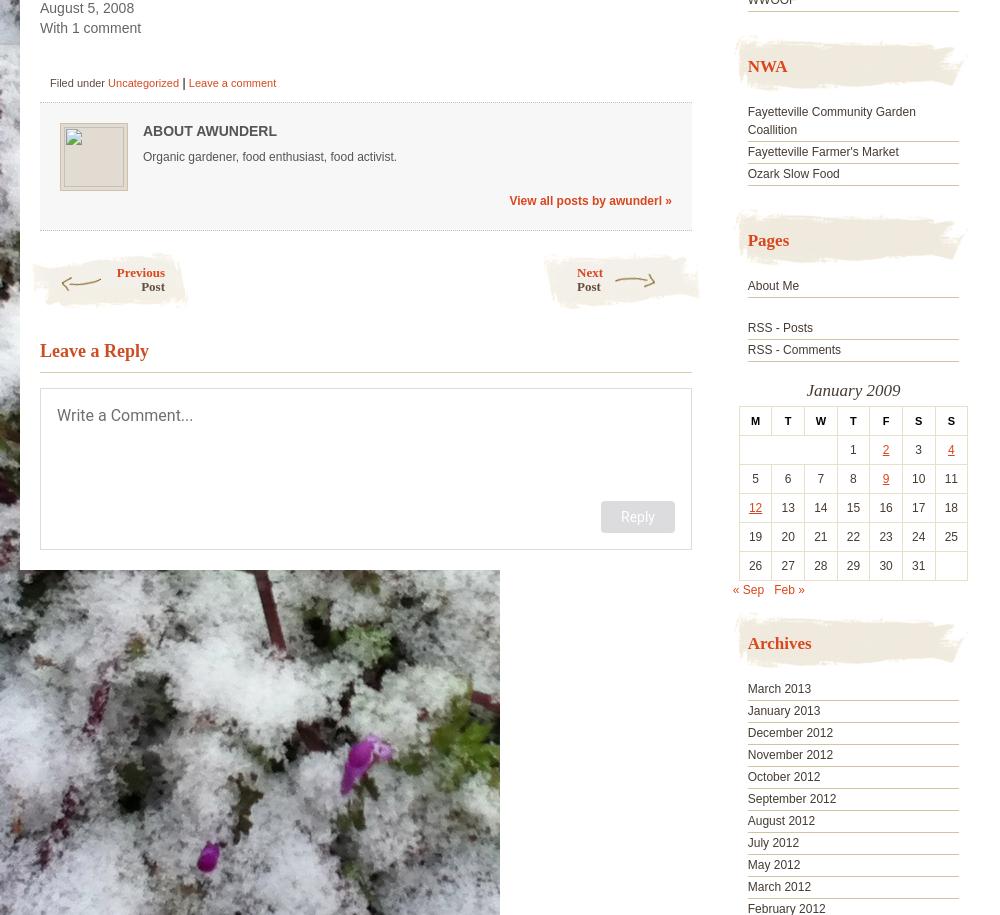  Describe the element at coordinates (885, 449) in the screenshot. I see `'2'` at that location.